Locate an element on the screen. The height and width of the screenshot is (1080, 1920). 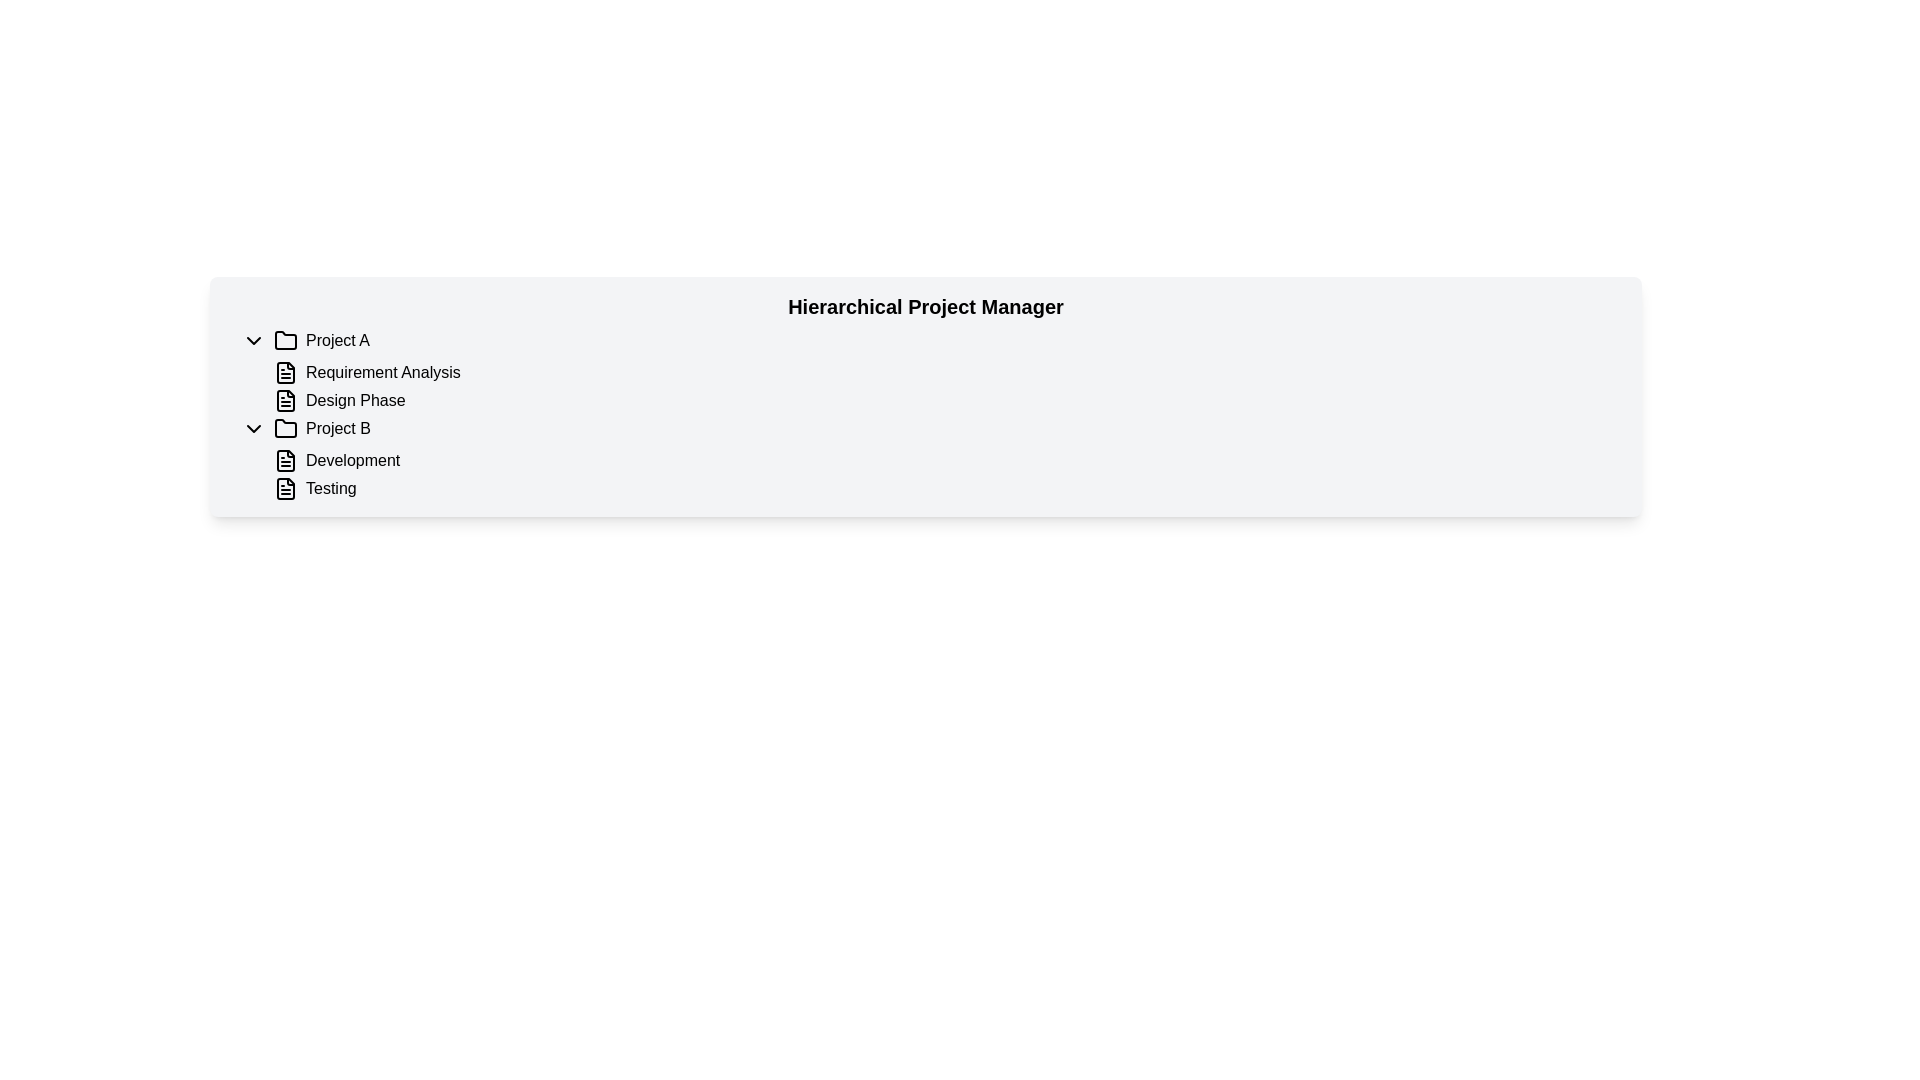
the Folder icon representing 'Project A' to show the context menu is located at coordinates (285, 339).